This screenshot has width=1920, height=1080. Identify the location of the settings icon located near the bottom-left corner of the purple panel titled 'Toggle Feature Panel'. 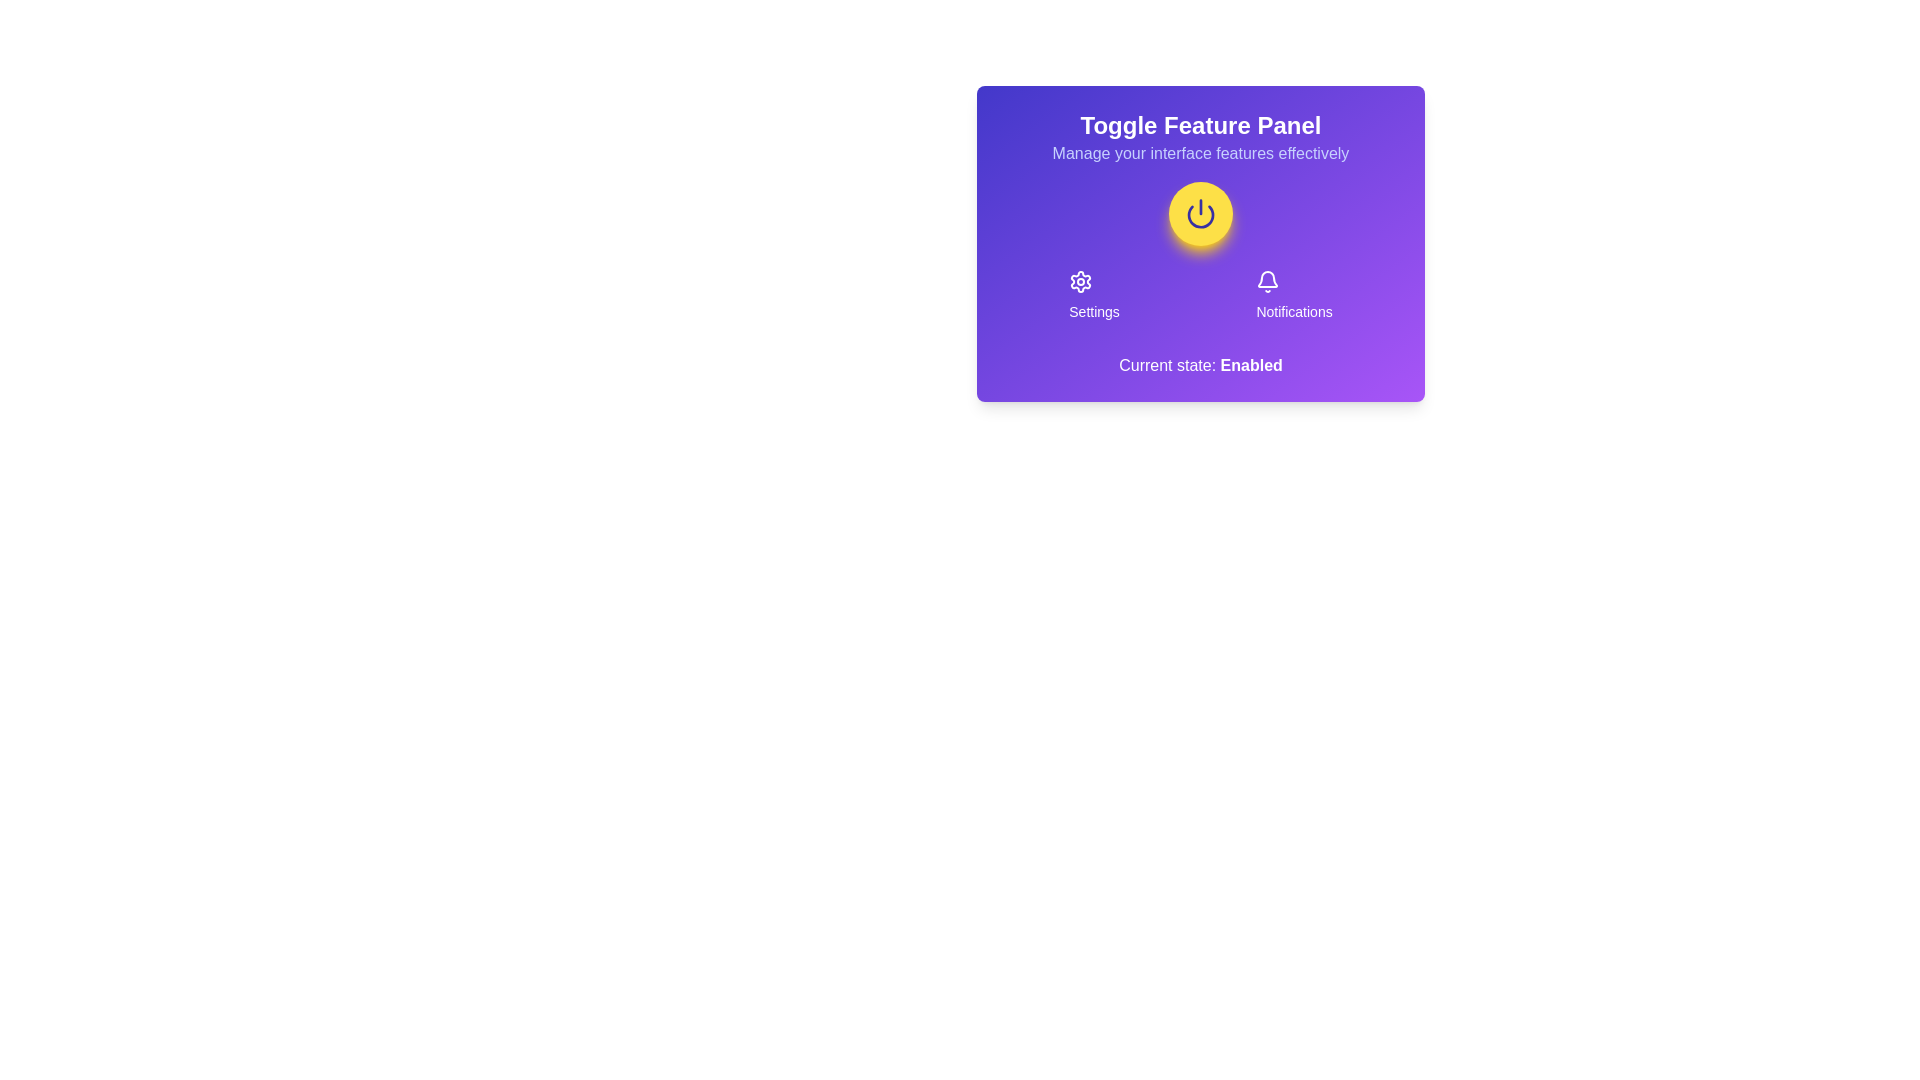
(1080, 281).